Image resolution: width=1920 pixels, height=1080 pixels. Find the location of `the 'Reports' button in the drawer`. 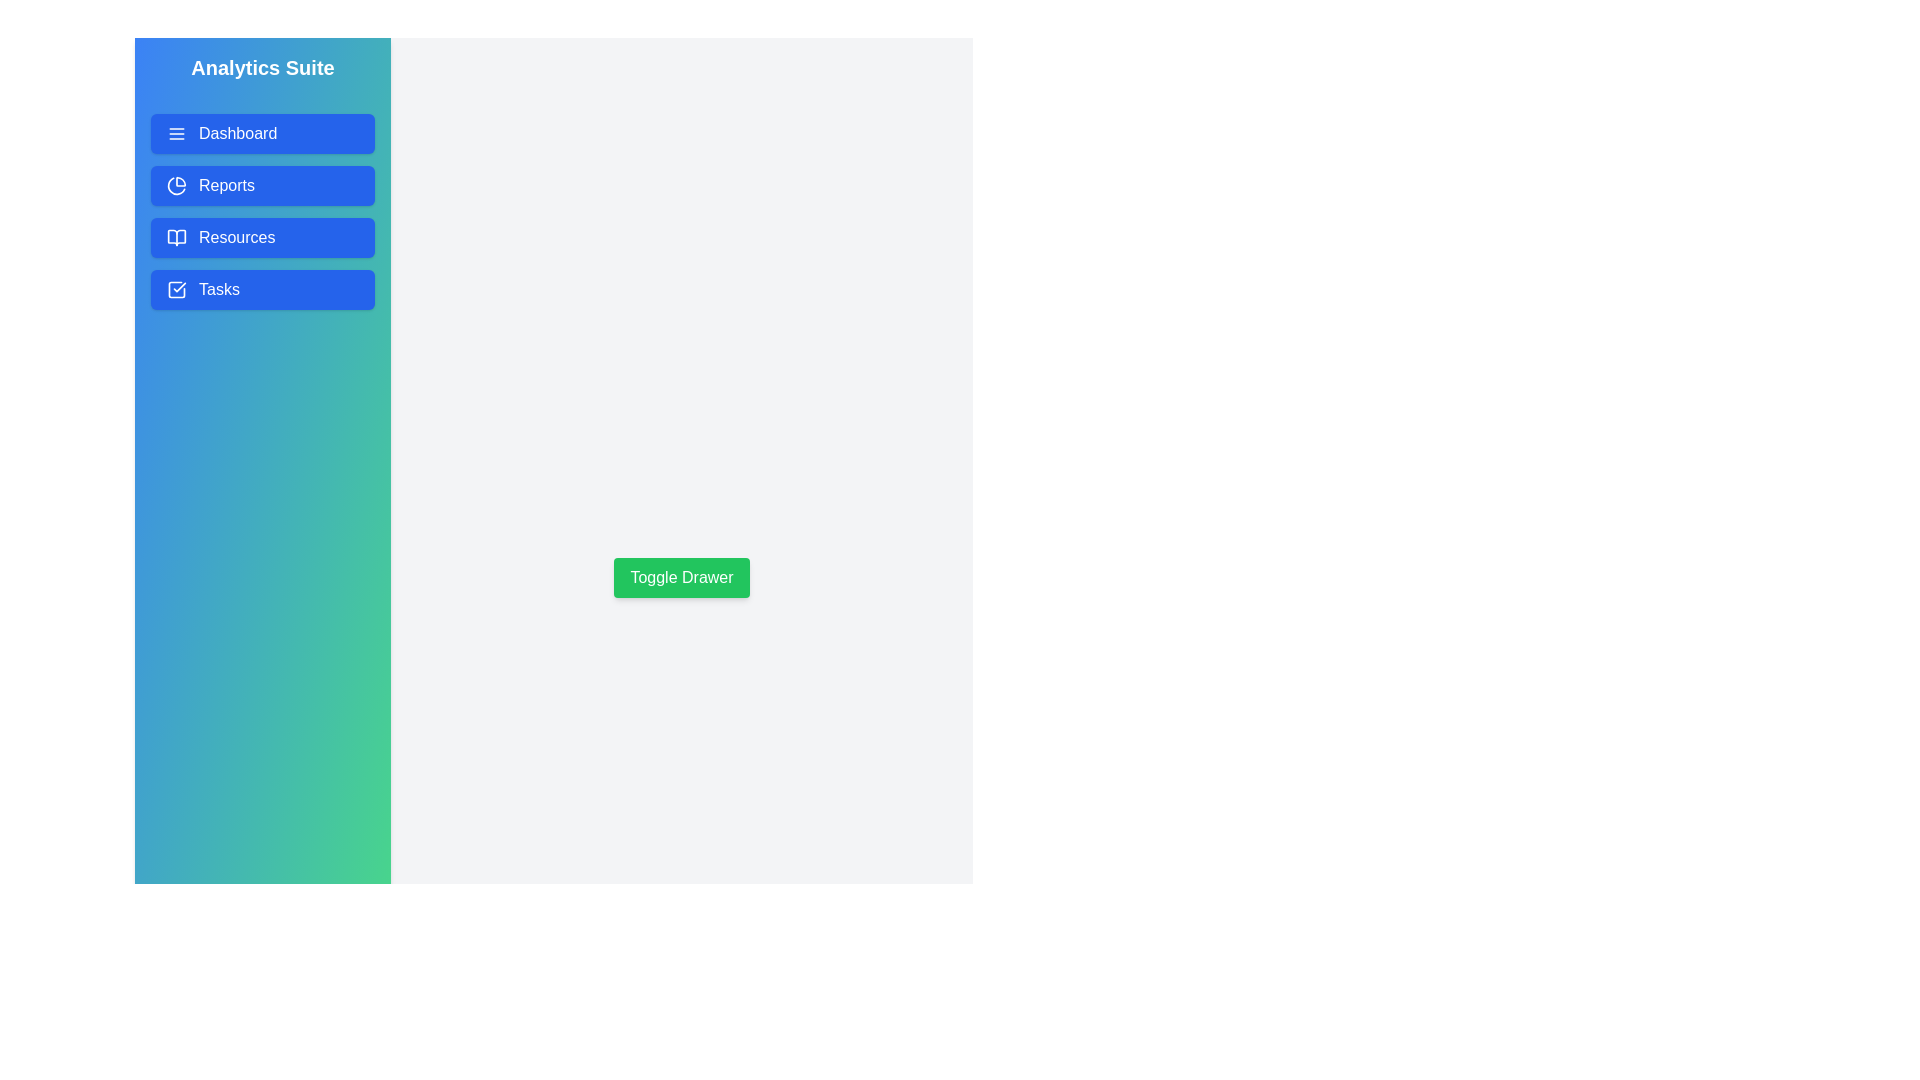

the 'Reports' button in the drawer is located at coordinates (262, 185).